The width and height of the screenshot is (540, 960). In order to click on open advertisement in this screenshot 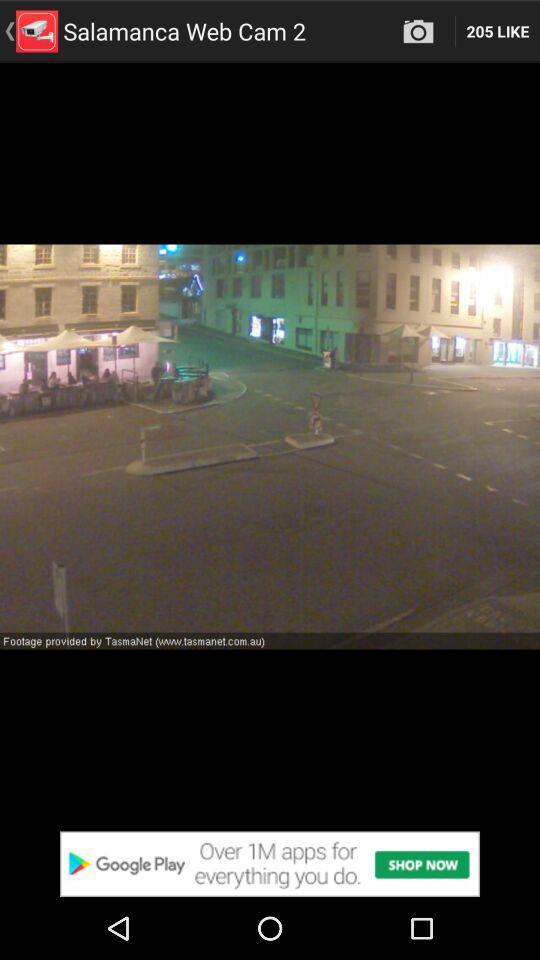, I will do `click(270, 863)`.